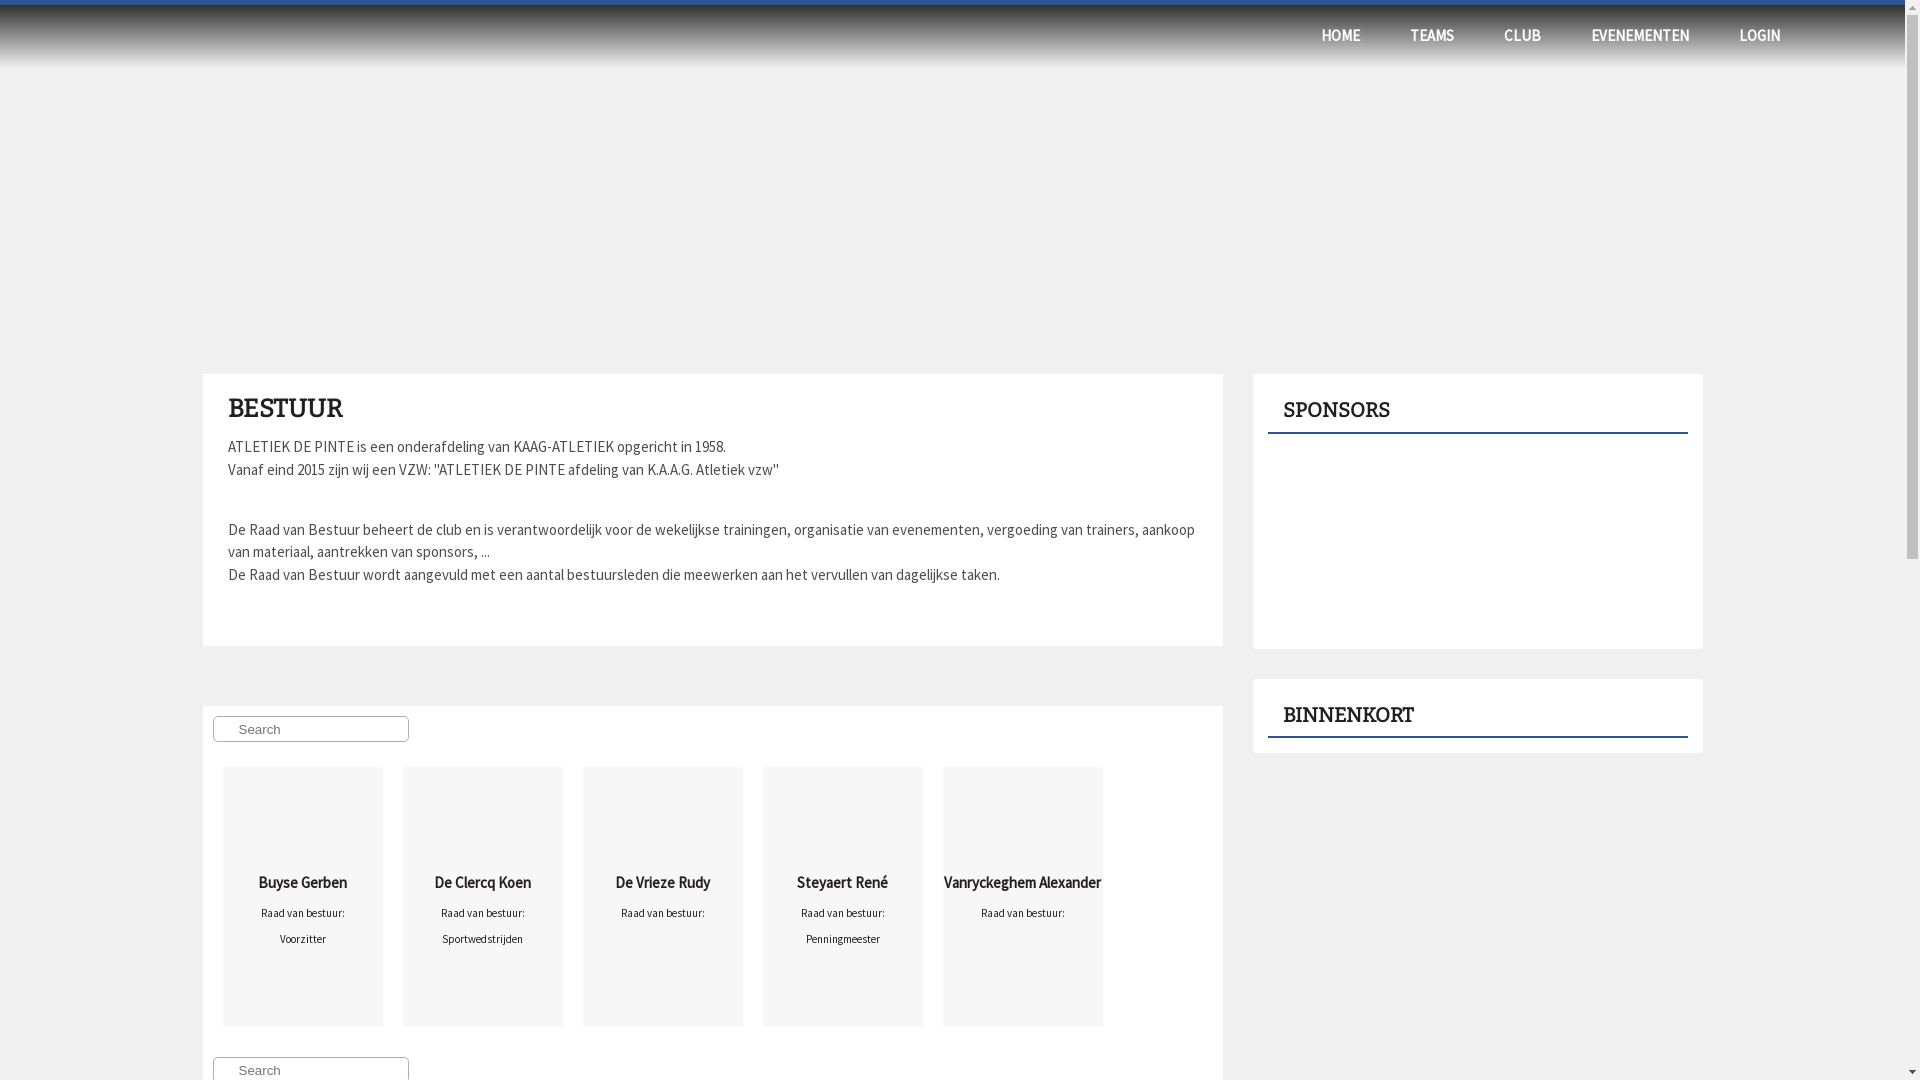  Describe the element at coordinates (227, 407) in the screenshot. I see `'BESTUUR'` at that location.